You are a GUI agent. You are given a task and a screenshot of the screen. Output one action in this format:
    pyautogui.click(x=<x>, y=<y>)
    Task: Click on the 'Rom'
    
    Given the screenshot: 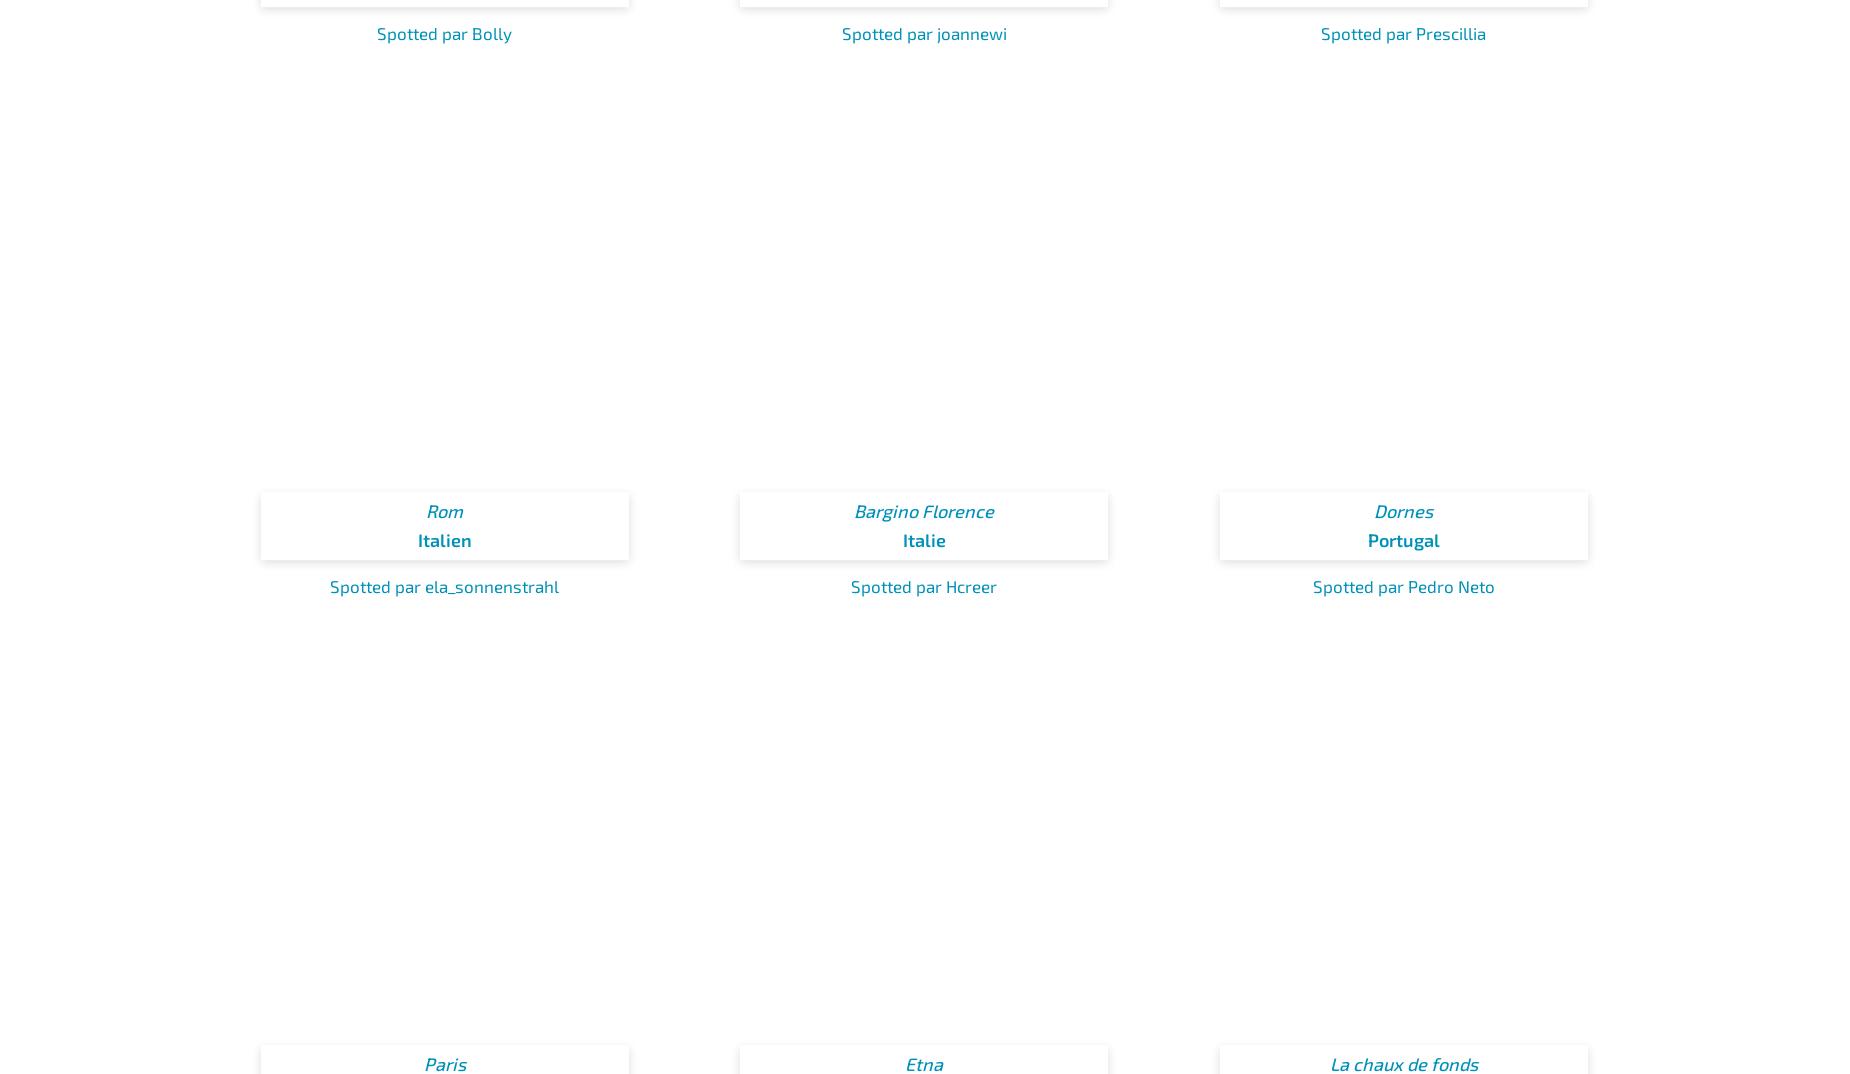 What is the action you would take?
    pyautogui.click(x=443, y=511)
    